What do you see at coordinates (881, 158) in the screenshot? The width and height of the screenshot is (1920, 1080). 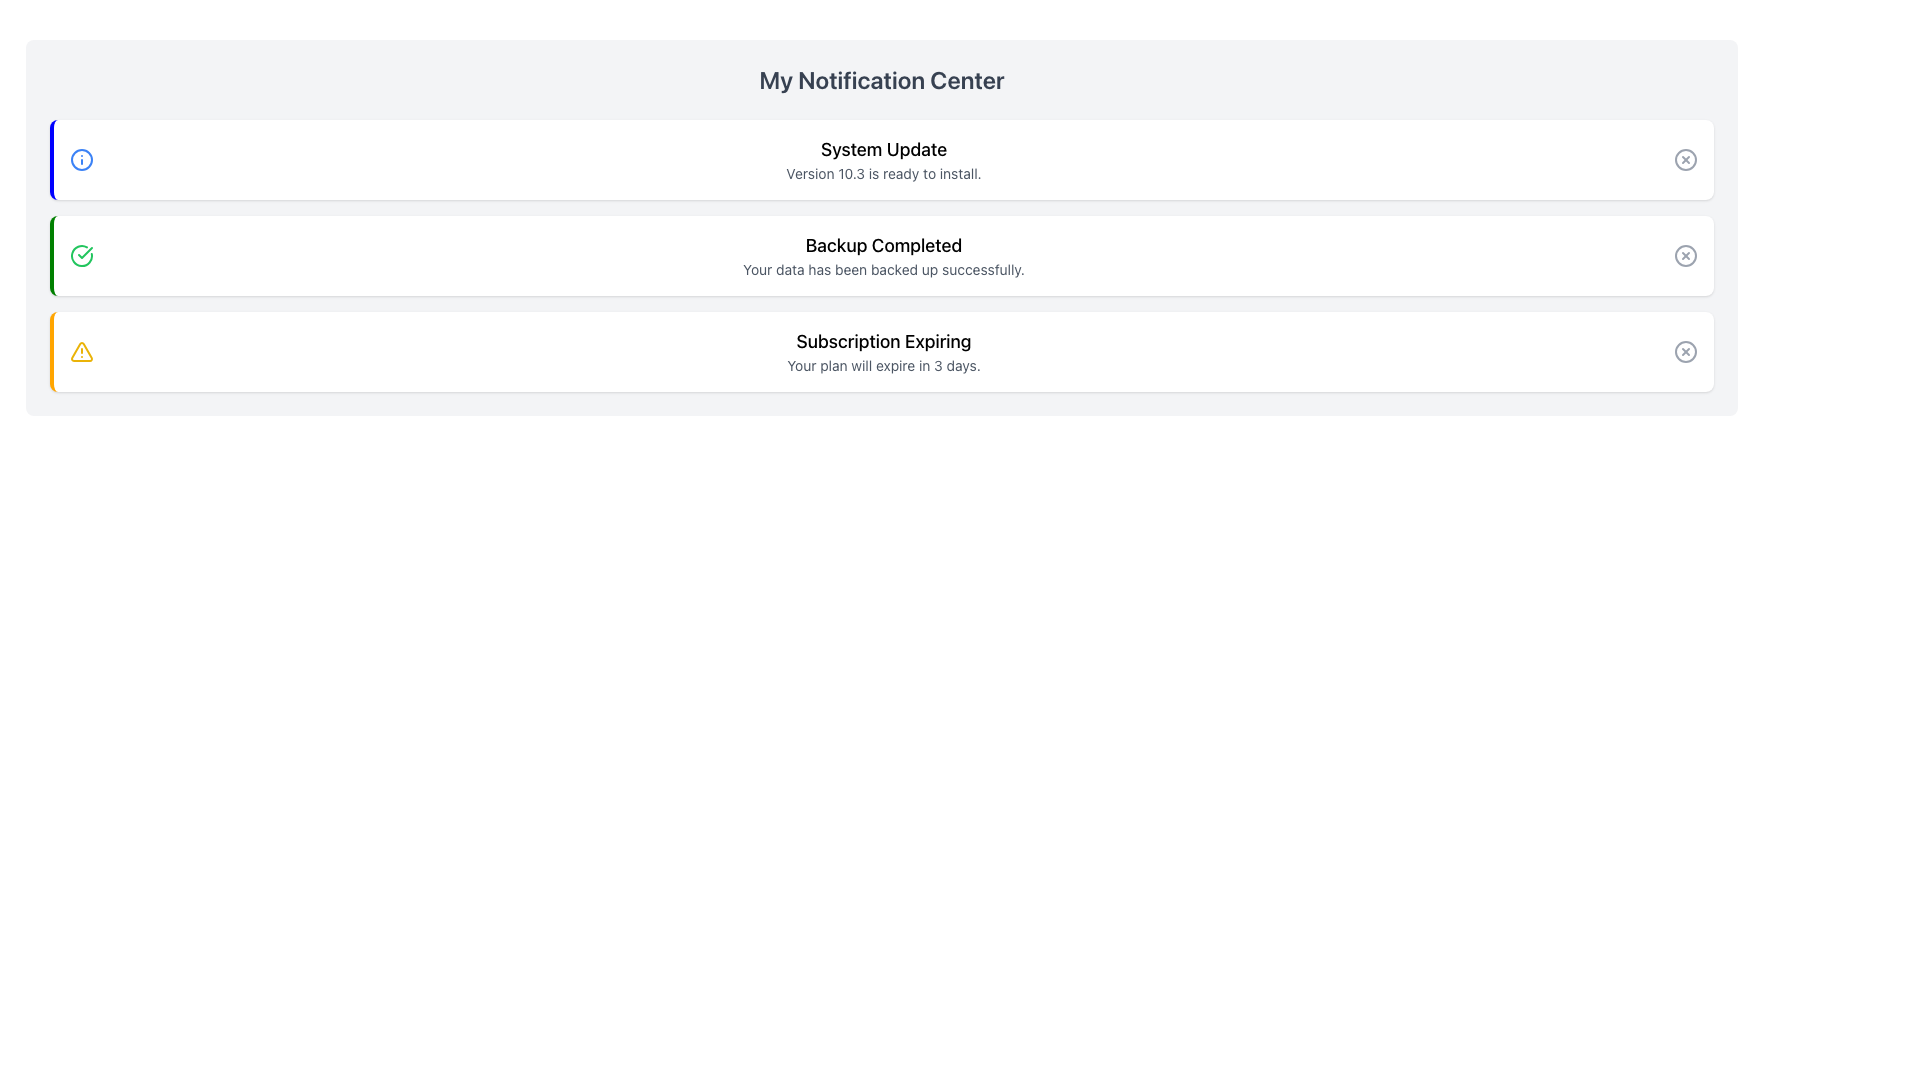 I see `the 'System Update' notification by clicking on the notification box with a blue left border that displays the title 'System Update'` at bounding box center [881, 158].